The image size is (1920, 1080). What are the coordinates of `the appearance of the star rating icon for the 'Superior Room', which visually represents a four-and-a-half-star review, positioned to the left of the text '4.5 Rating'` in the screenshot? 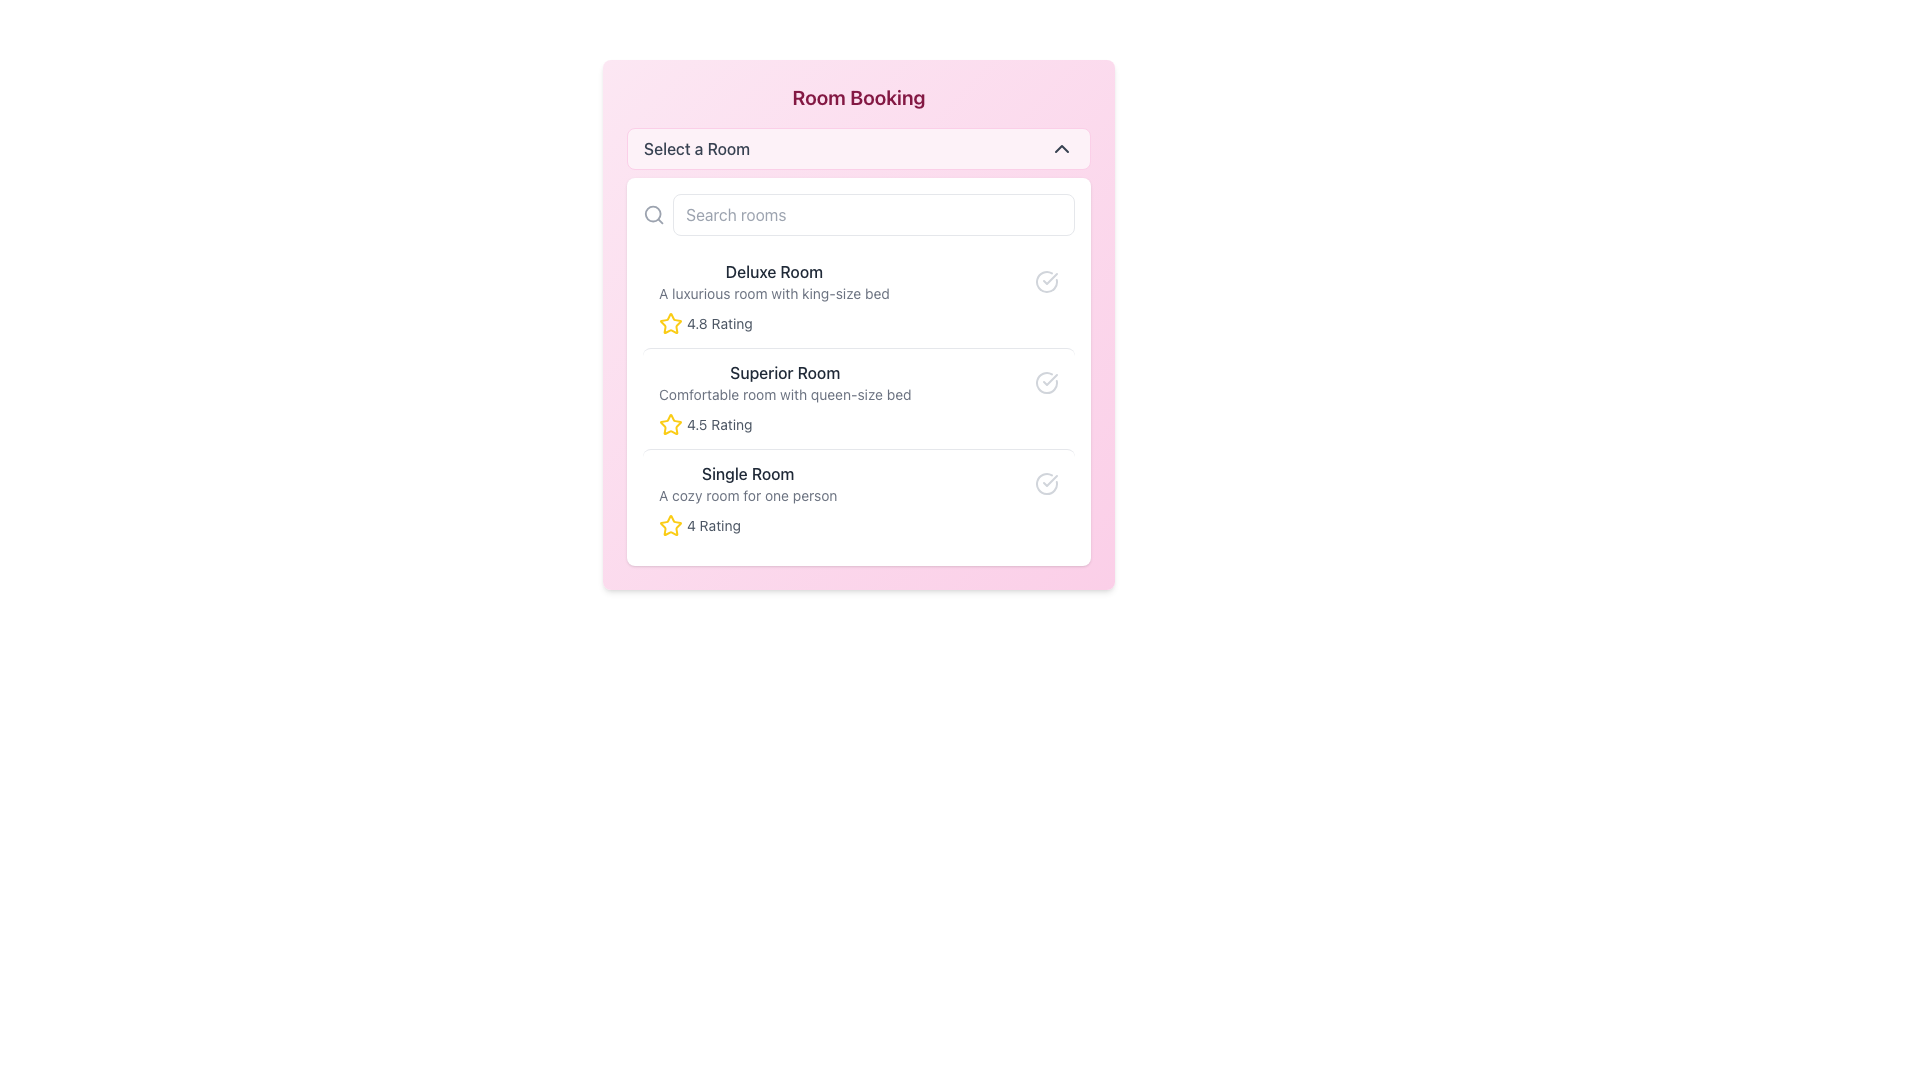 It's located at (671, 423).